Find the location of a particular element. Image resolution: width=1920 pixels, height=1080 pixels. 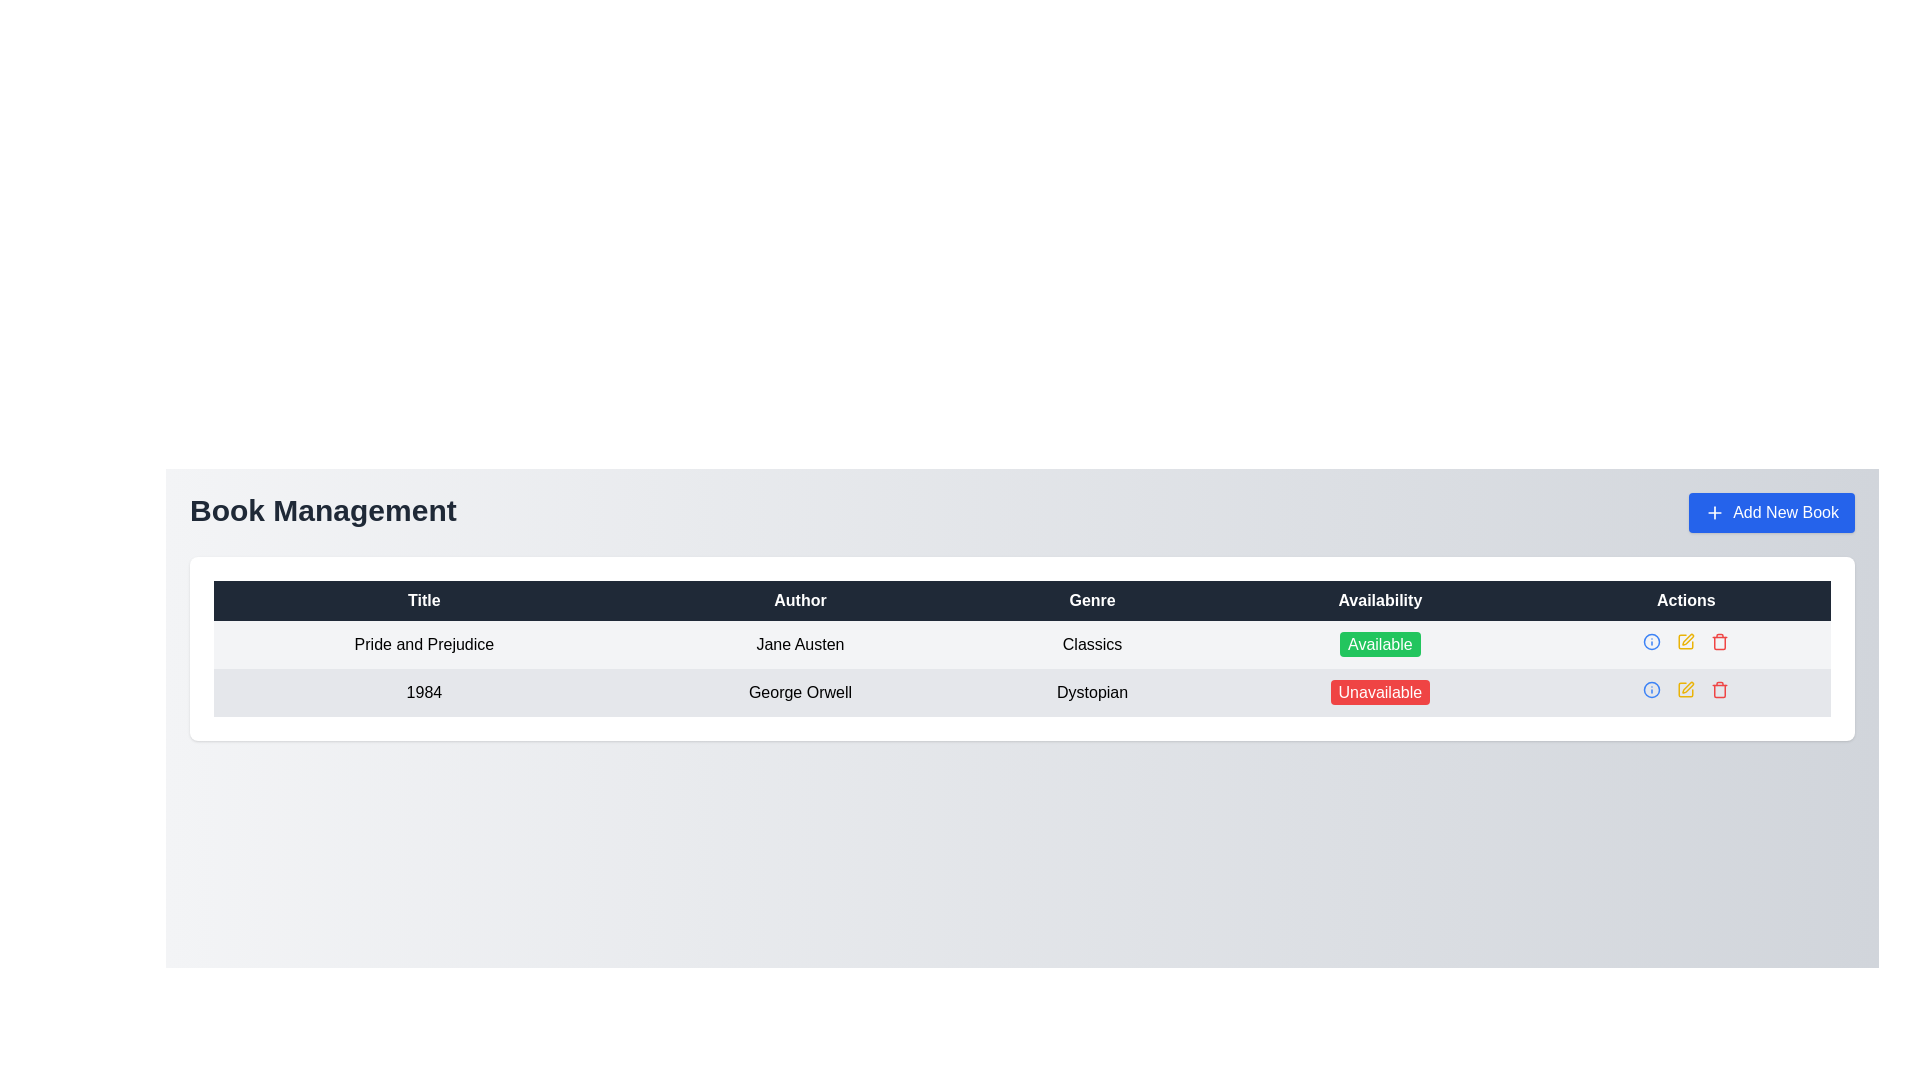

the delete button for the book '1984' located is located at coordinates (1719, 641).